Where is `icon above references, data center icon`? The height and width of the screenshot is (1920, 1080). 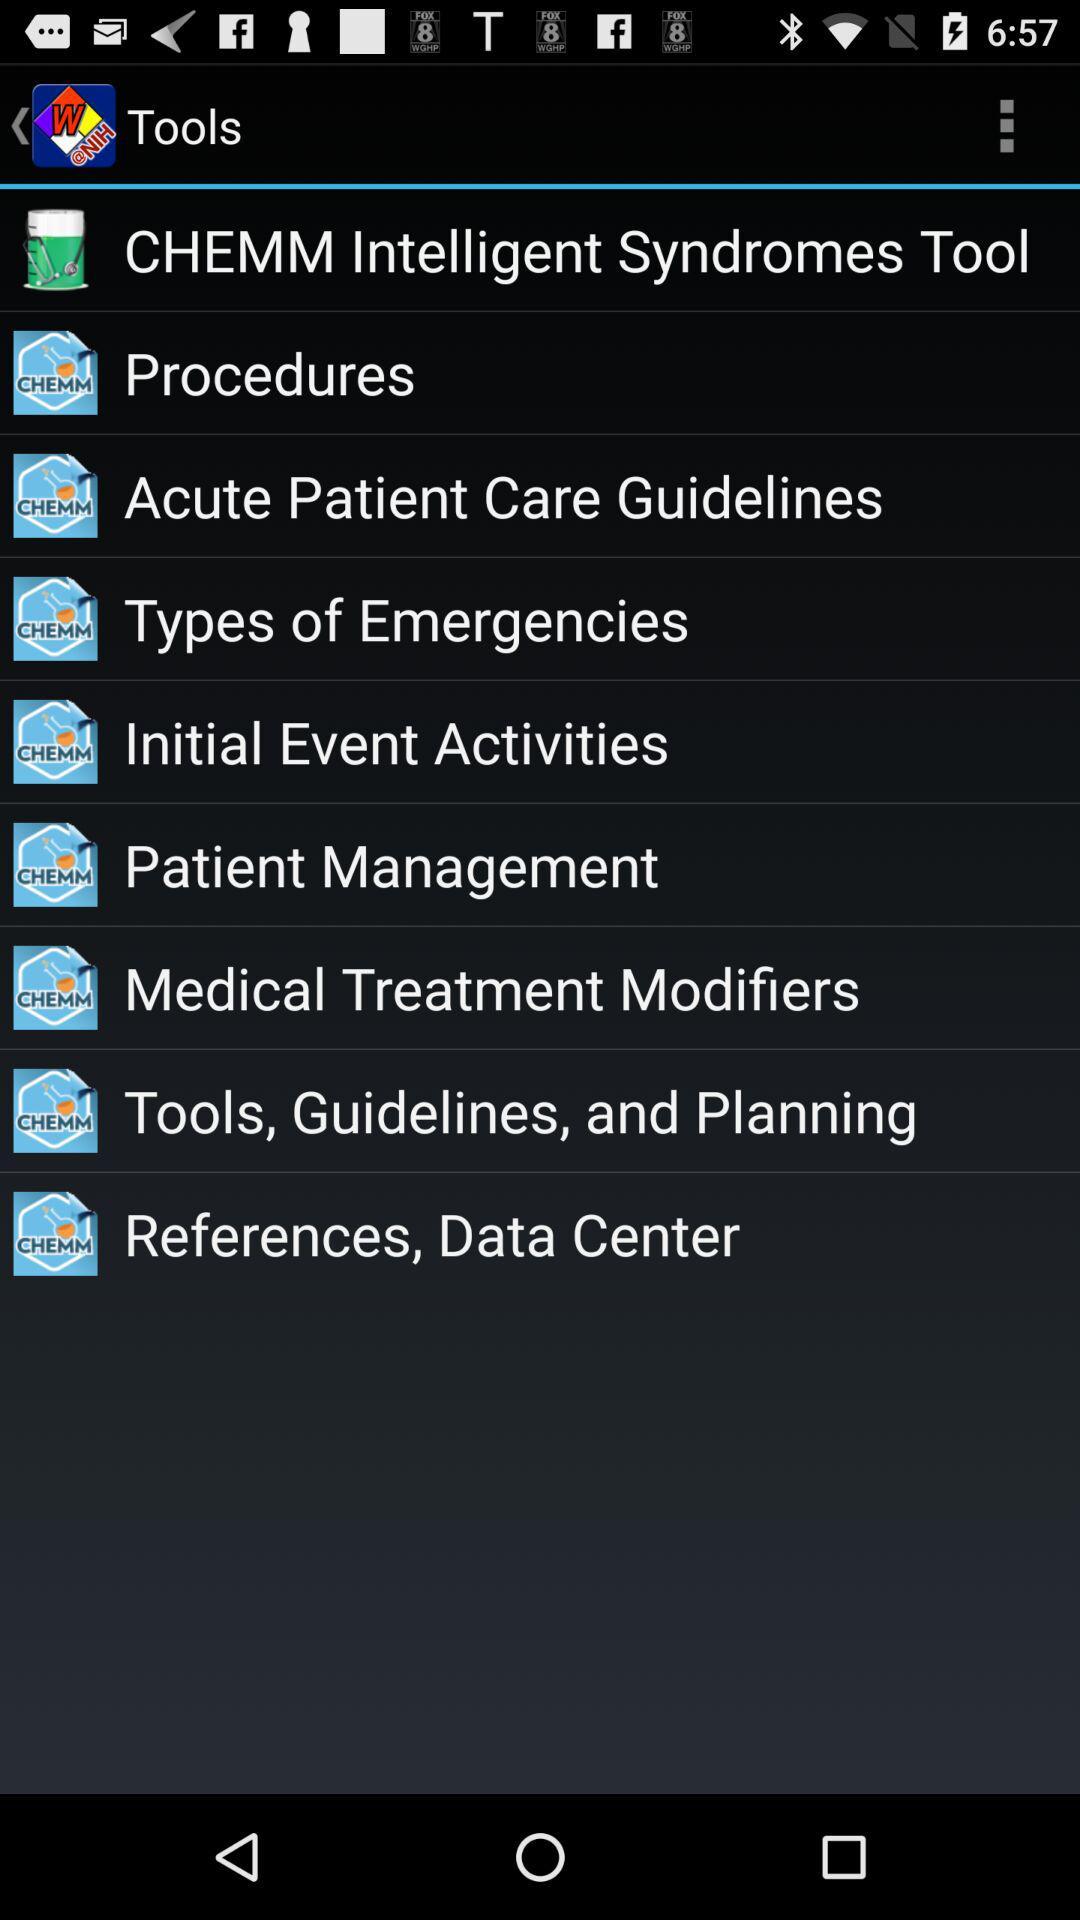
icon above references, data center icon is located at coordinates (600, 1109).